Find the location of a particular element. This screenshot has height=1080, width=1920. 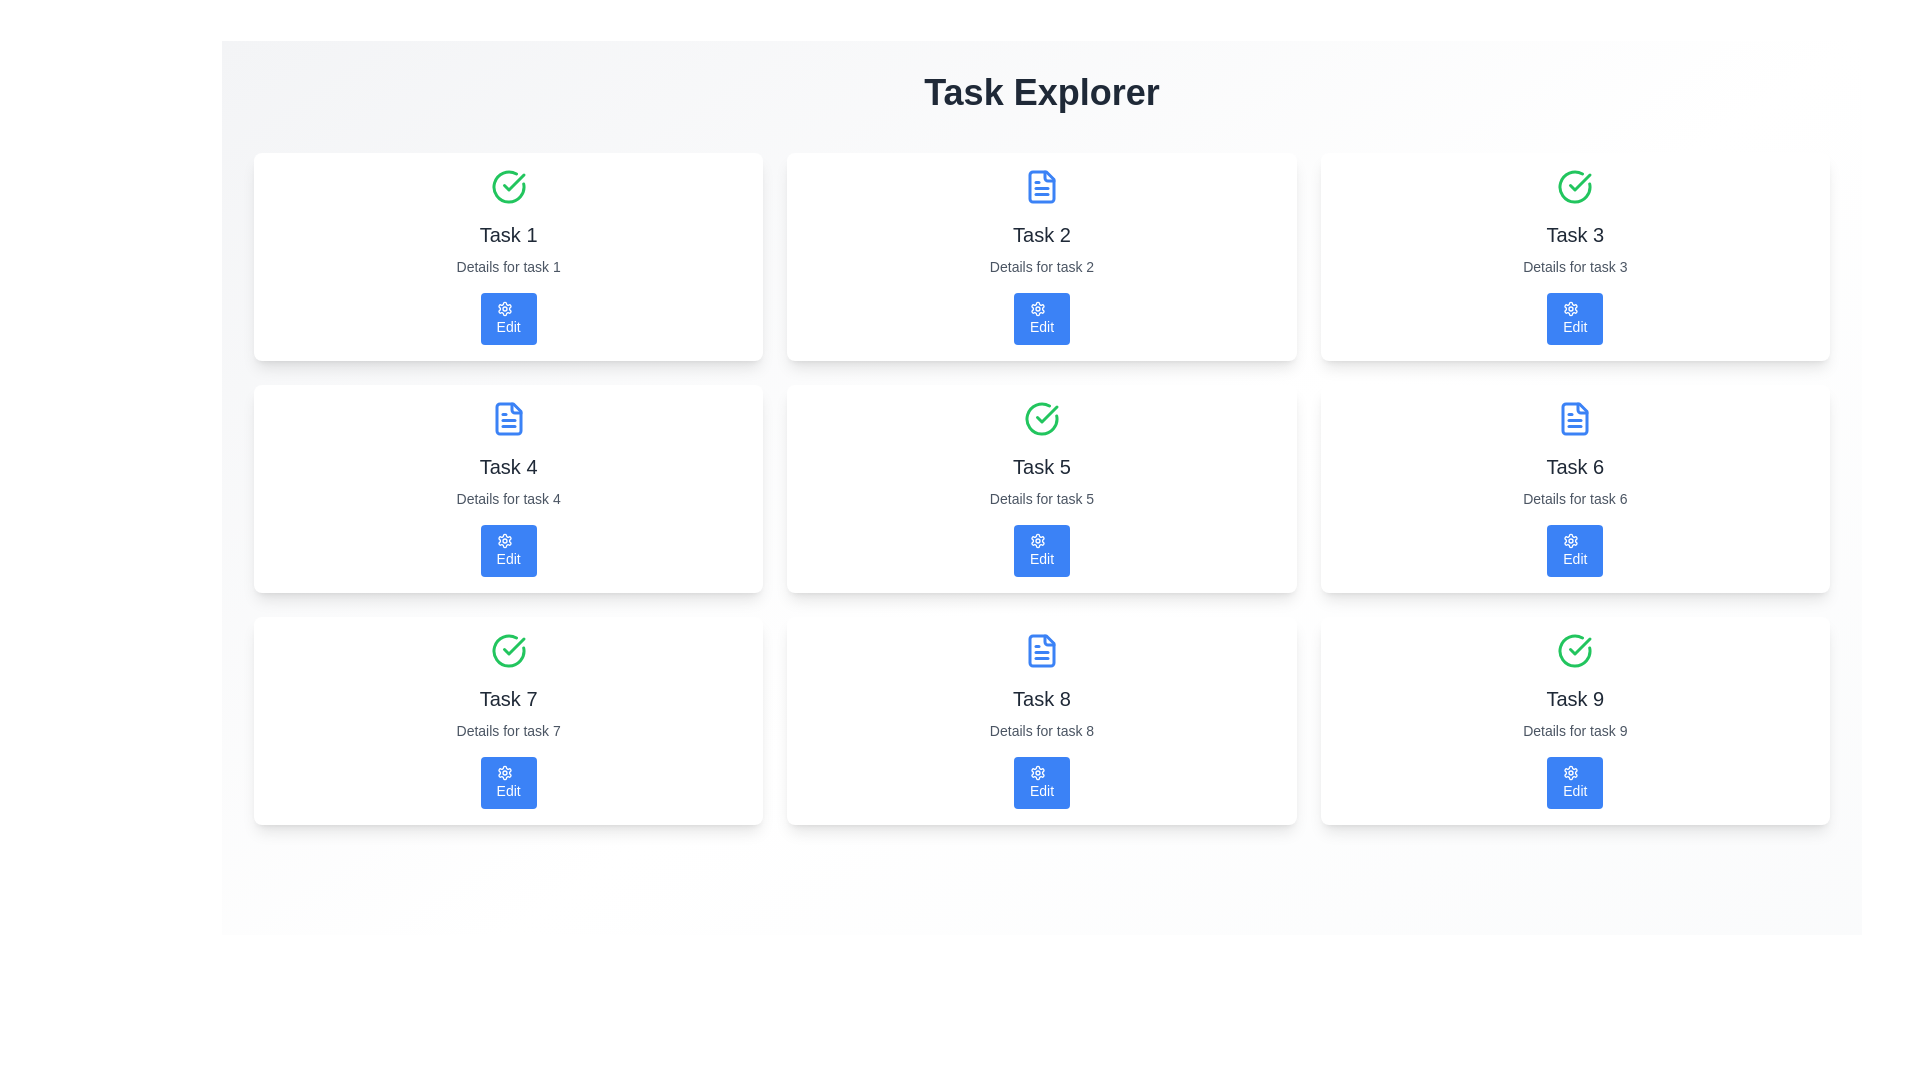

the static text label that provides information about 'Task 8', located below the title and above the 'Edit' button is located at coordinates (1040, 731).